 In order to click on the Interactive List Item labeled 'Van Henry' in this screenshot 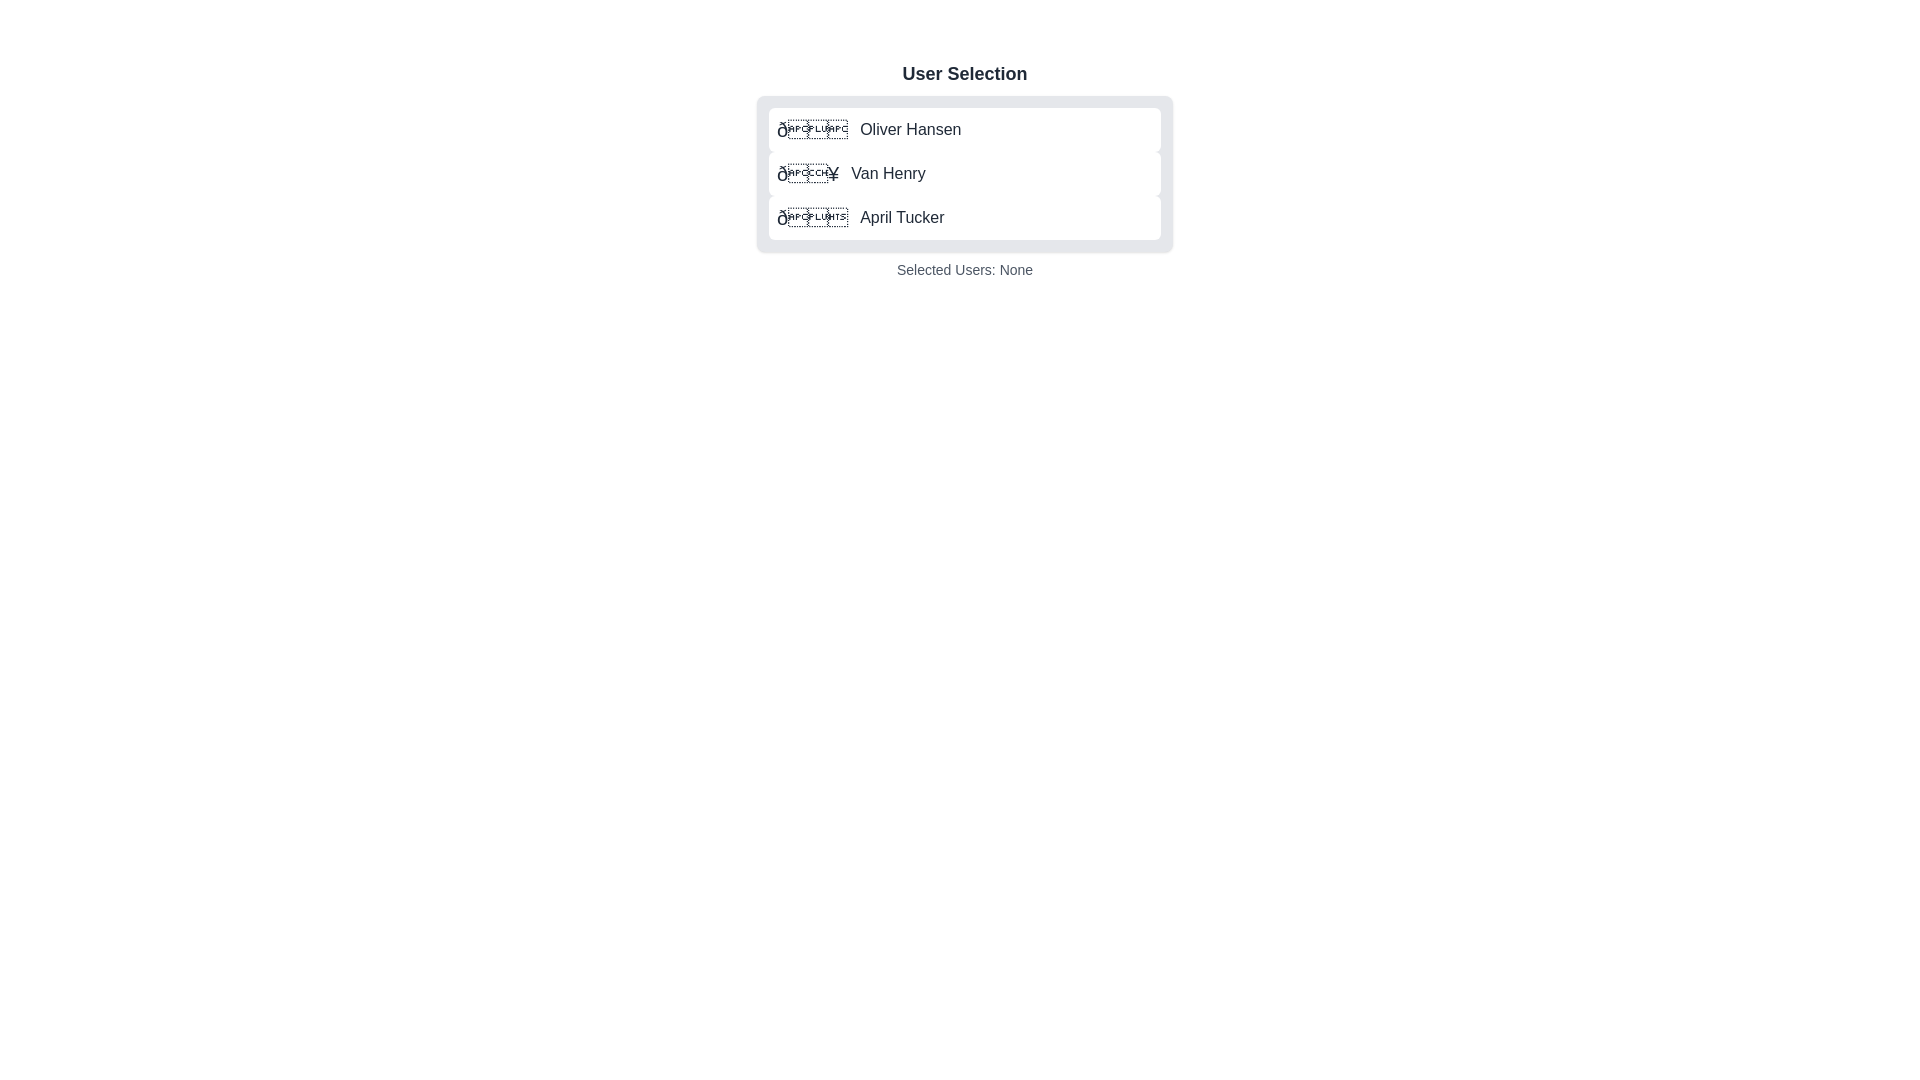, I will do `click(964, 168)`.